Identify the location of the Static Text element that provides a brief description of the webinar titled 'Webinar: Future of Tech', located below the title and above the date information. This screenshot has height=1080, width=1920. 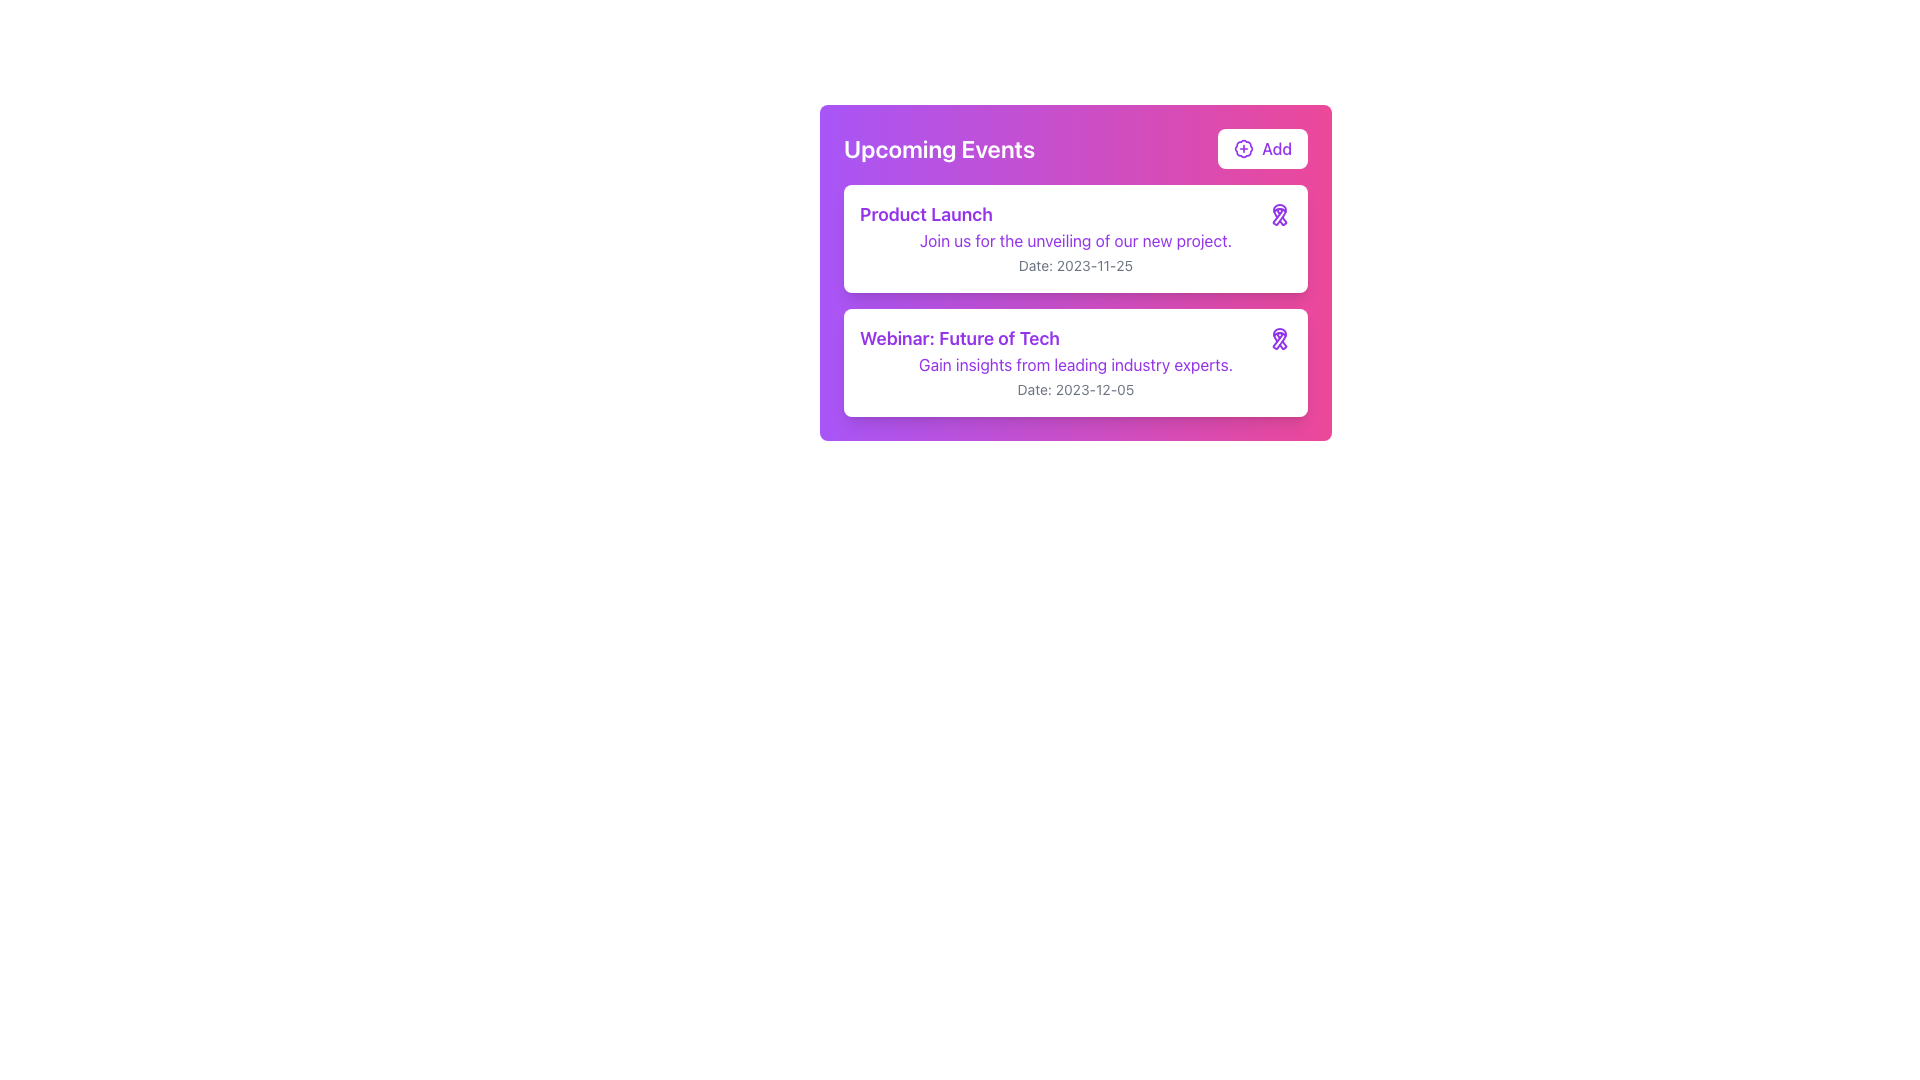
(1074, 365).